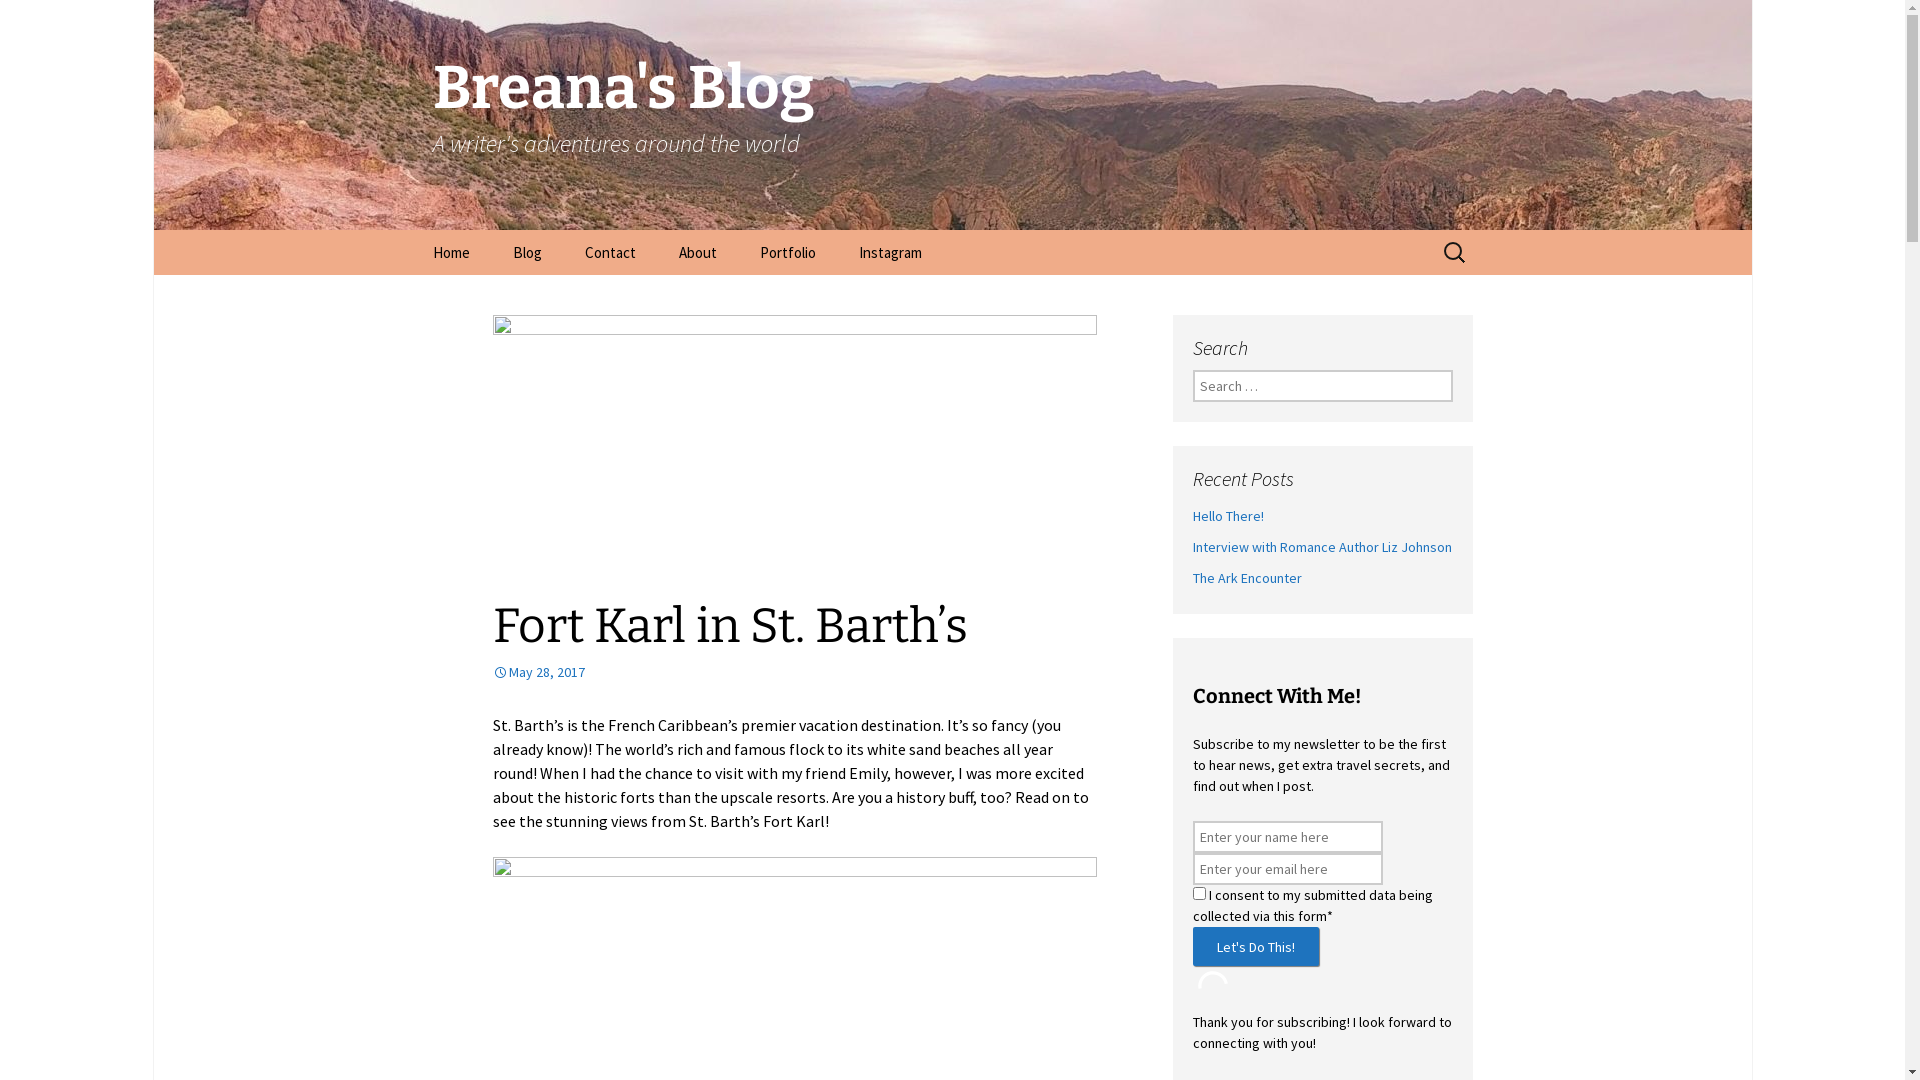 Image resolution: width=1920 pixels, height=1080 pixels. I want to click on 'About', so click(696, 251).